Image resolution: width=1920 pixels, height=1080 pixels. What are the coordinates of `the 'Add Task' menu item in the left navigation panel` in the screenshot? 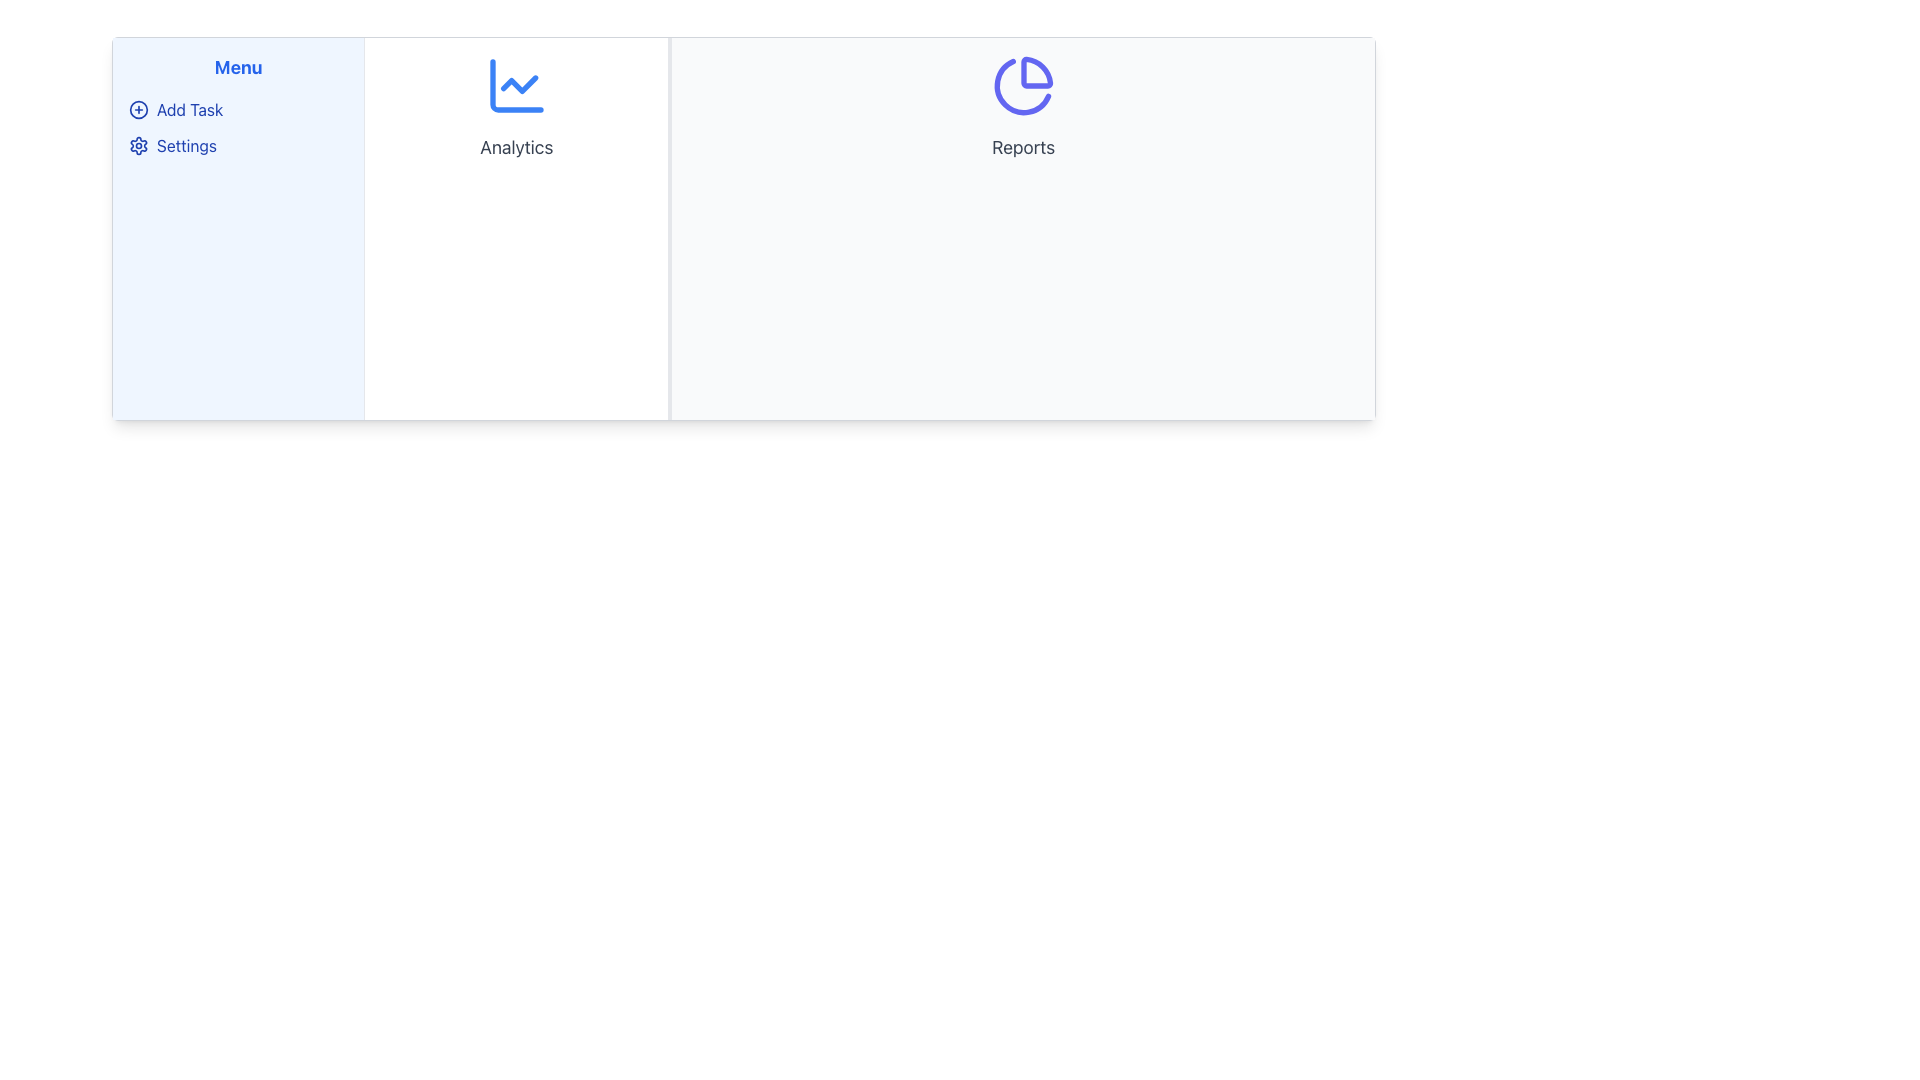 It's located at (238, 110).